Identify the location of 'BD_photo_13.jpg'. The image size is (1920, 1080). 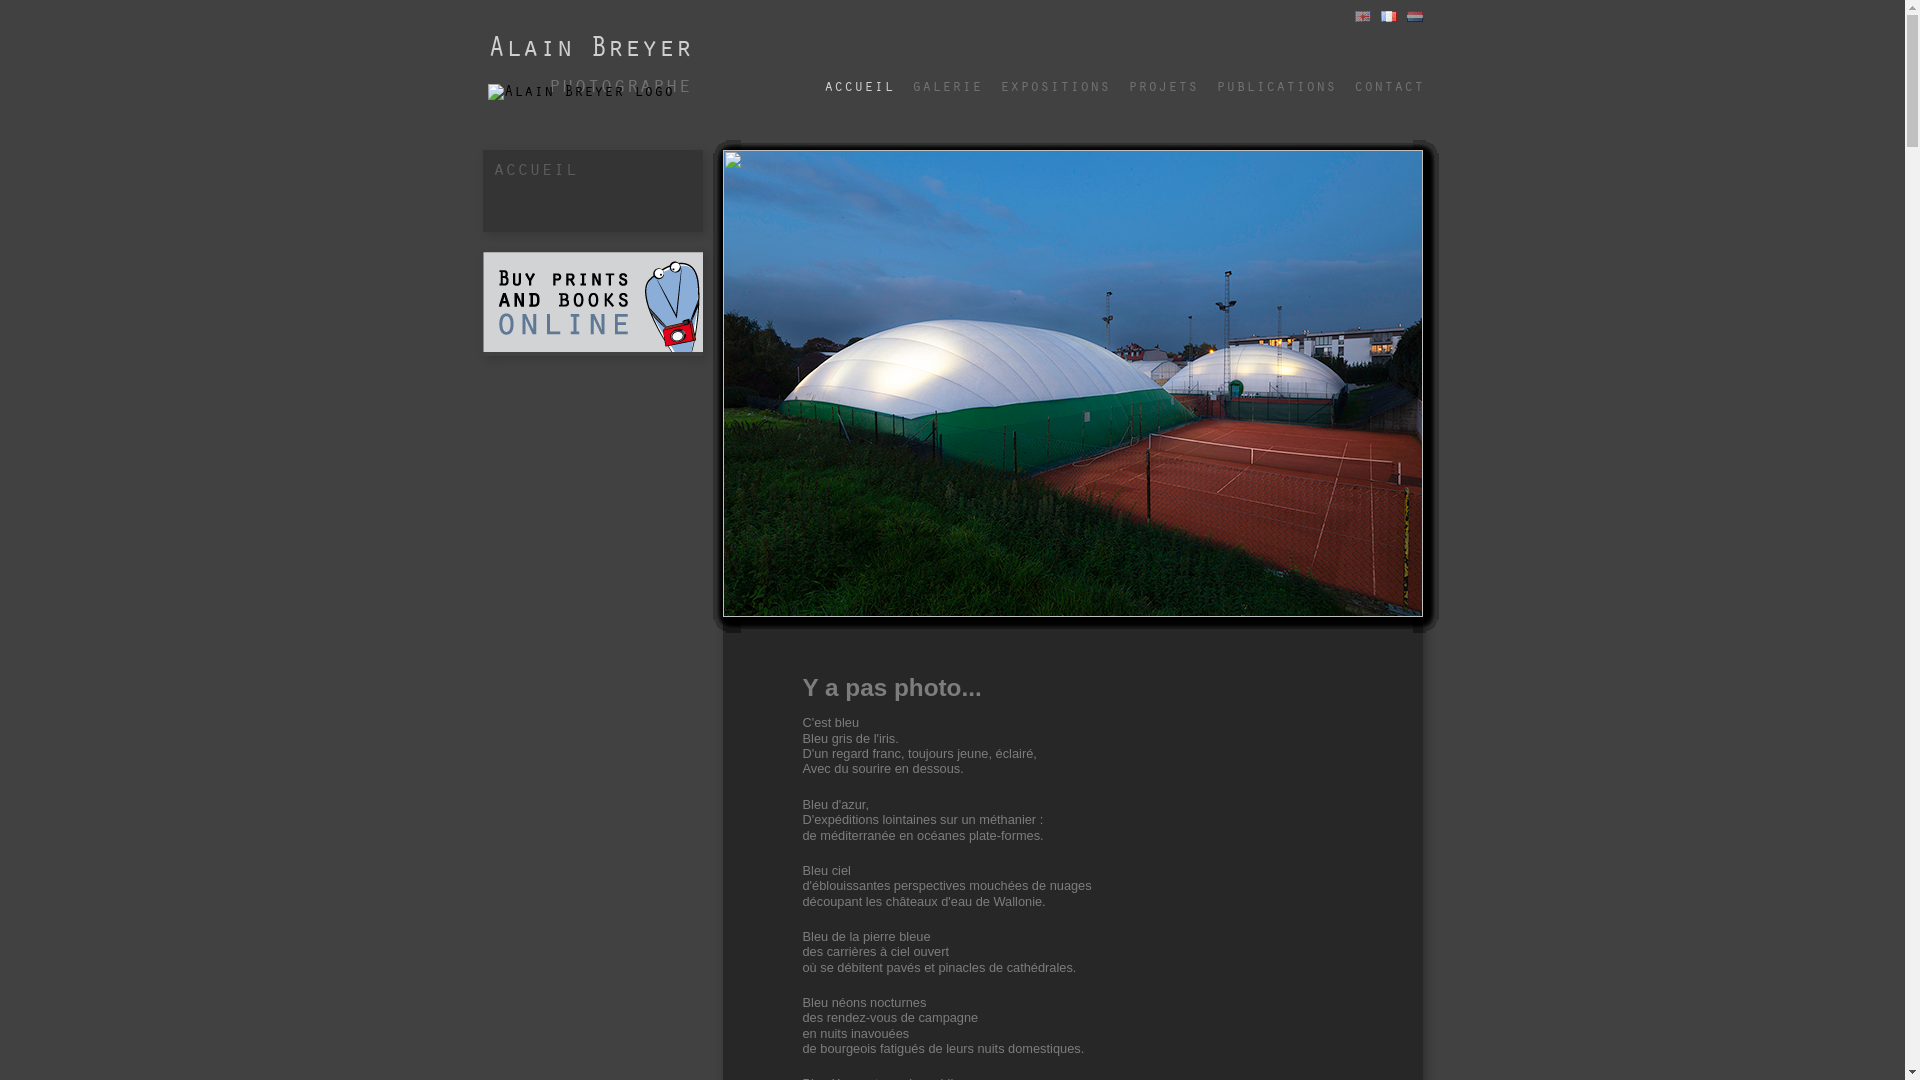
(1070, 381).